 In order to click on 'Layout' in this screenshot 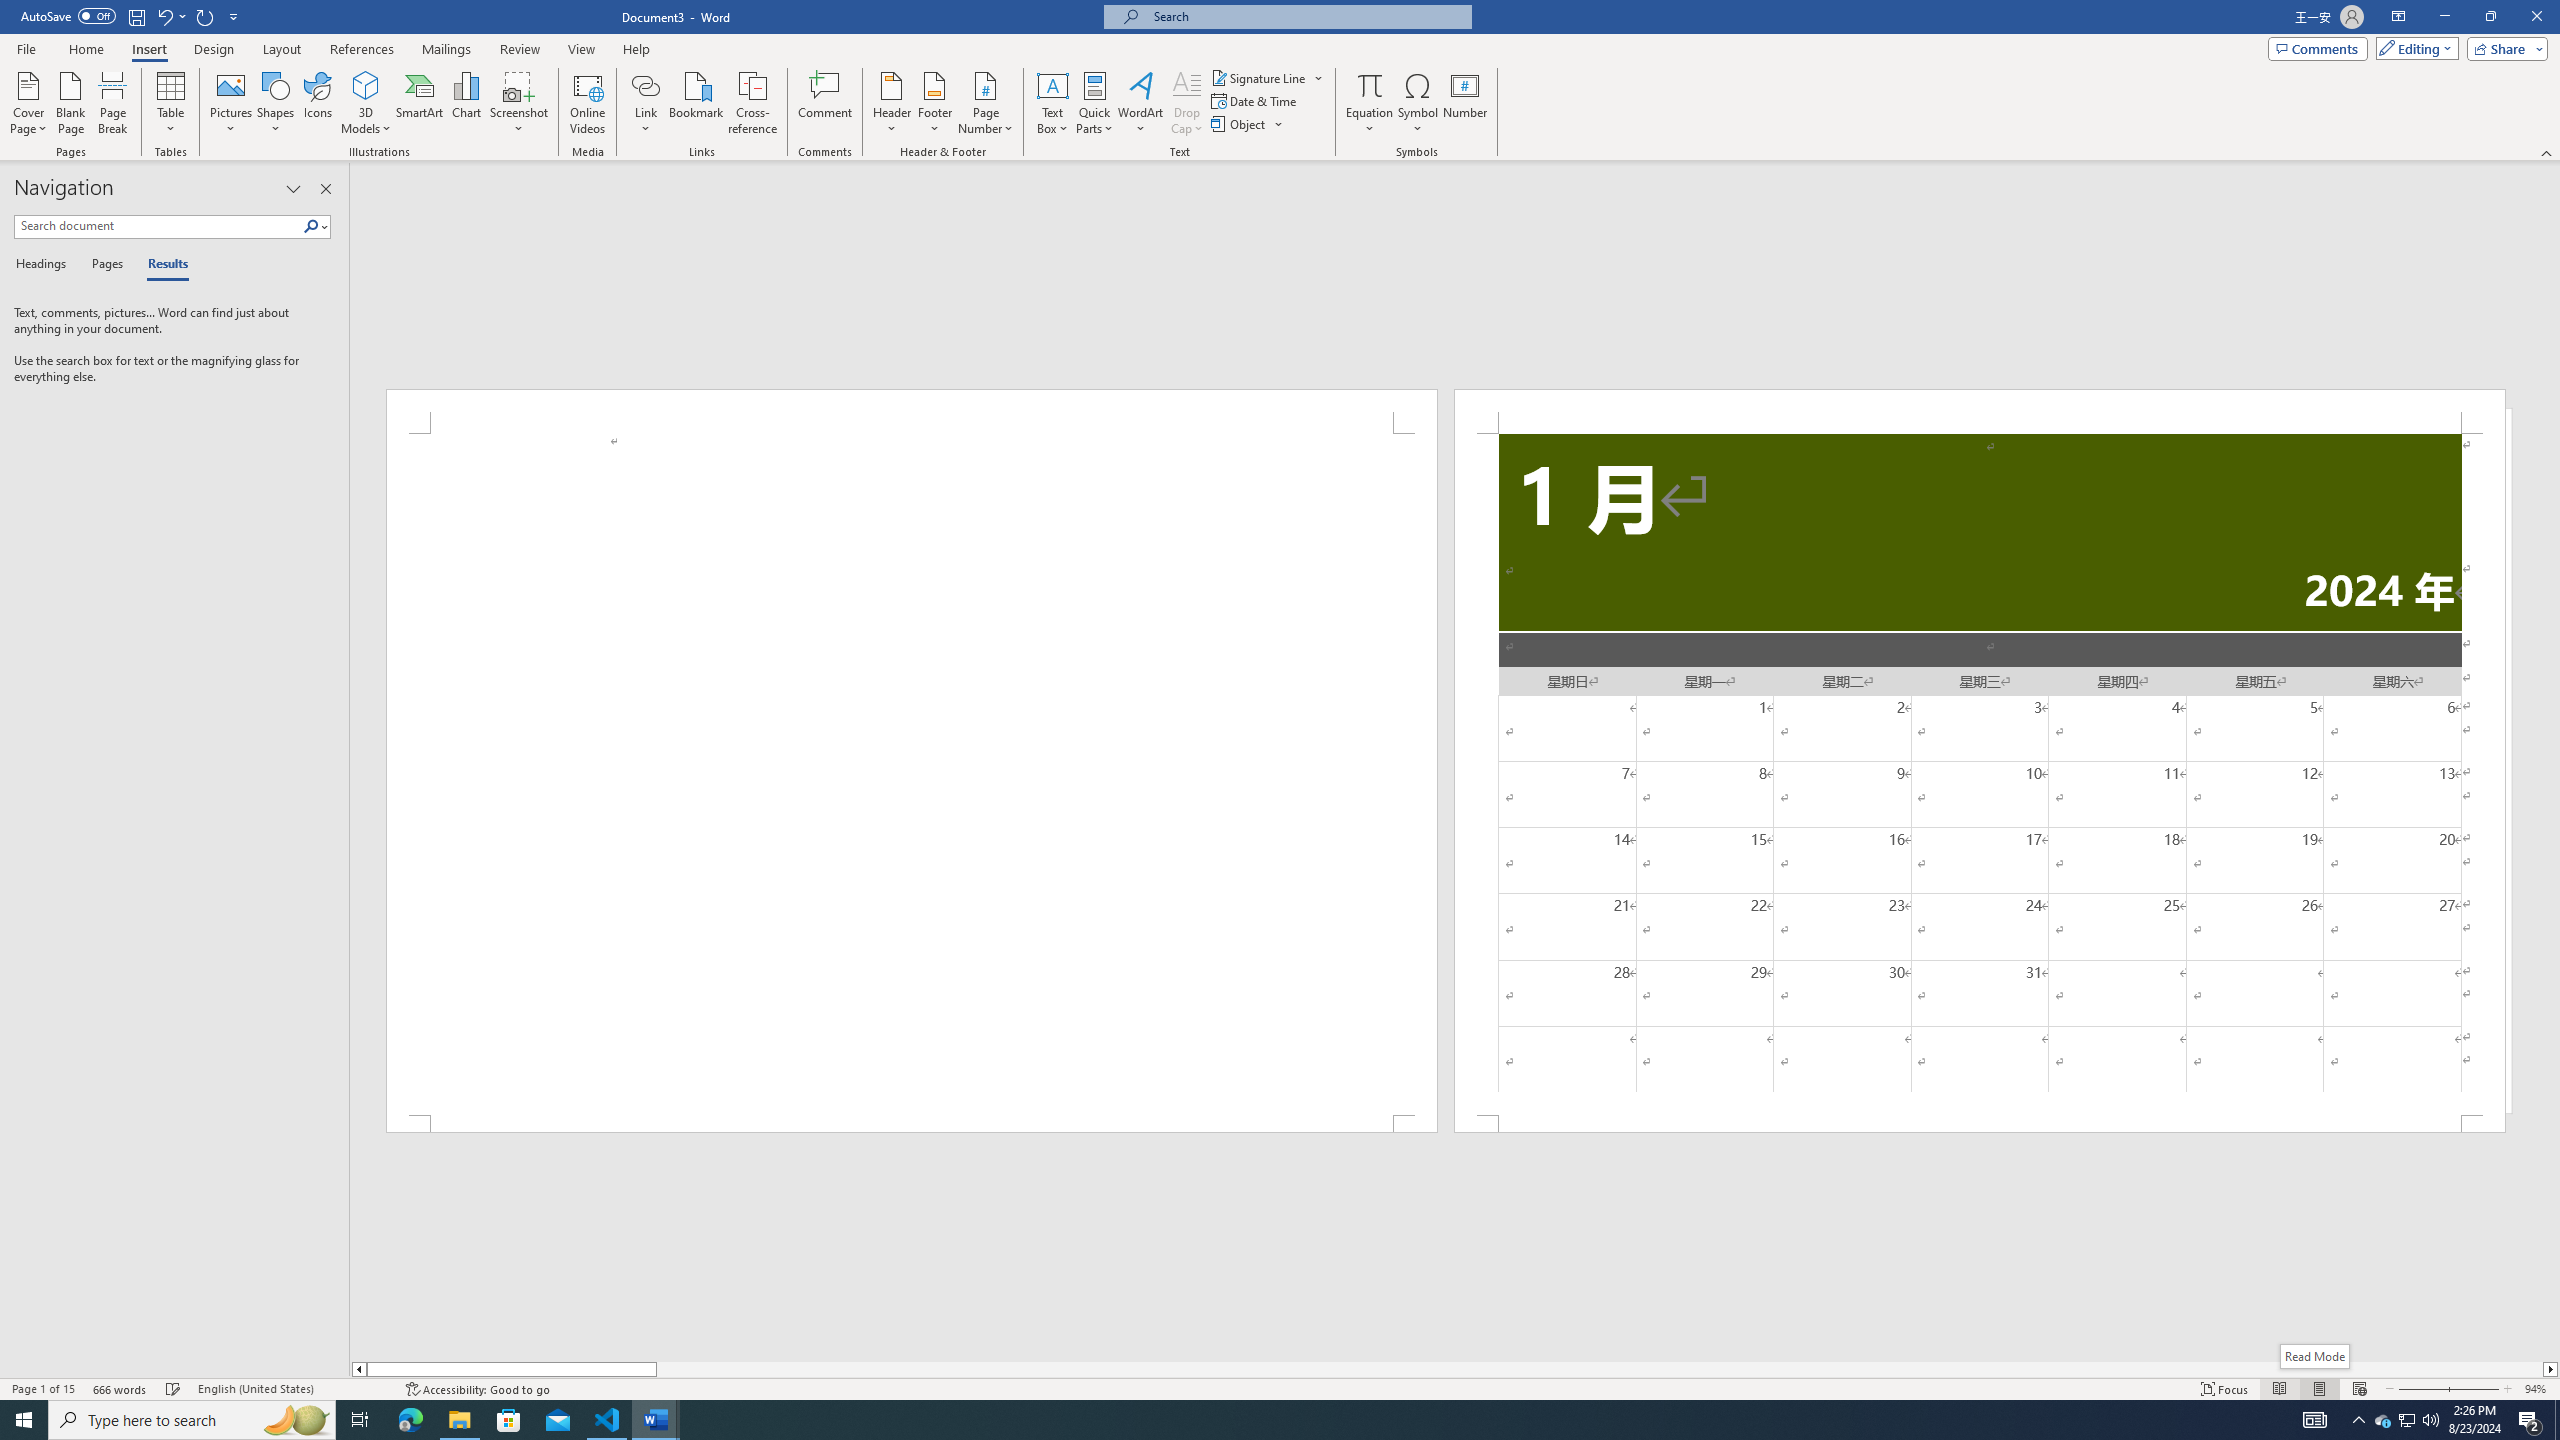, I will do `click(281, 49)`.